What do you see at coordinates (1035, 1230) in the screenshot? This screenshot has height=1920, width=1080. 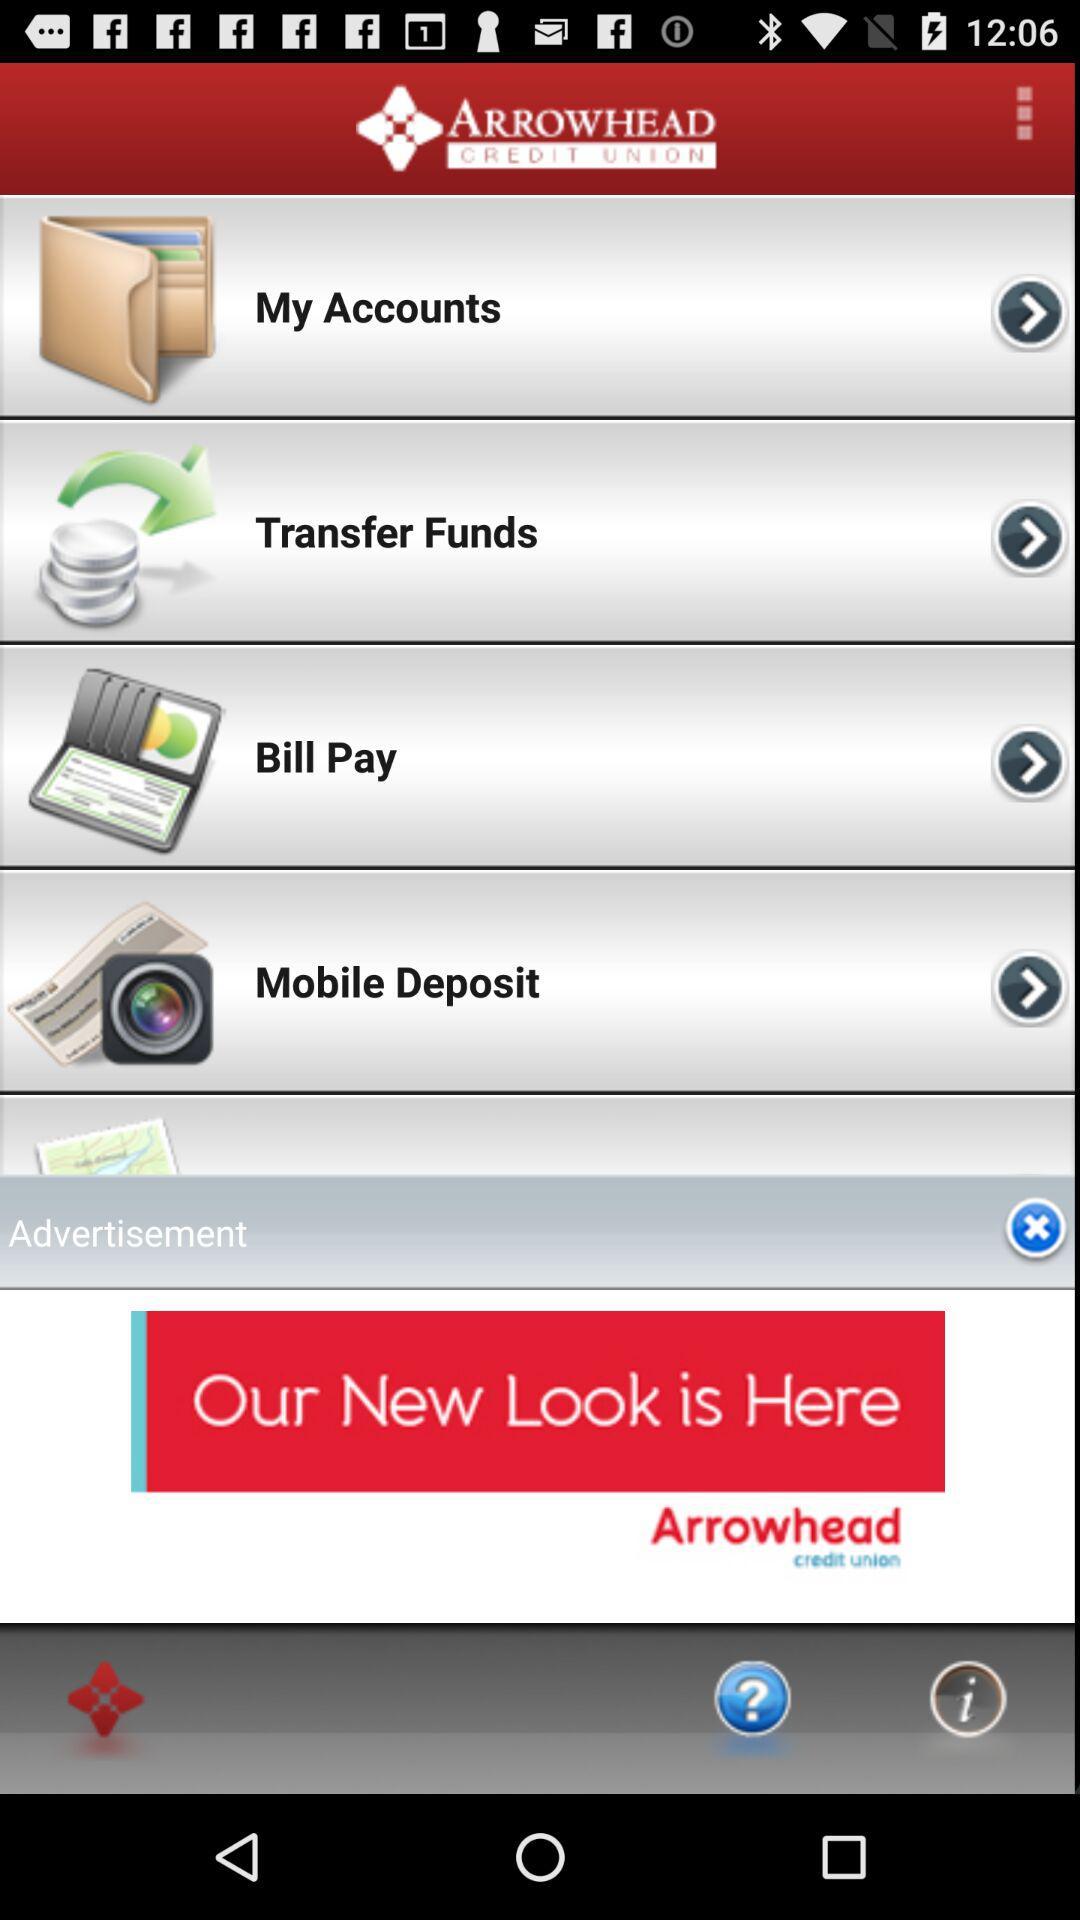 I see `item` at bounding box center [1035, 1230].